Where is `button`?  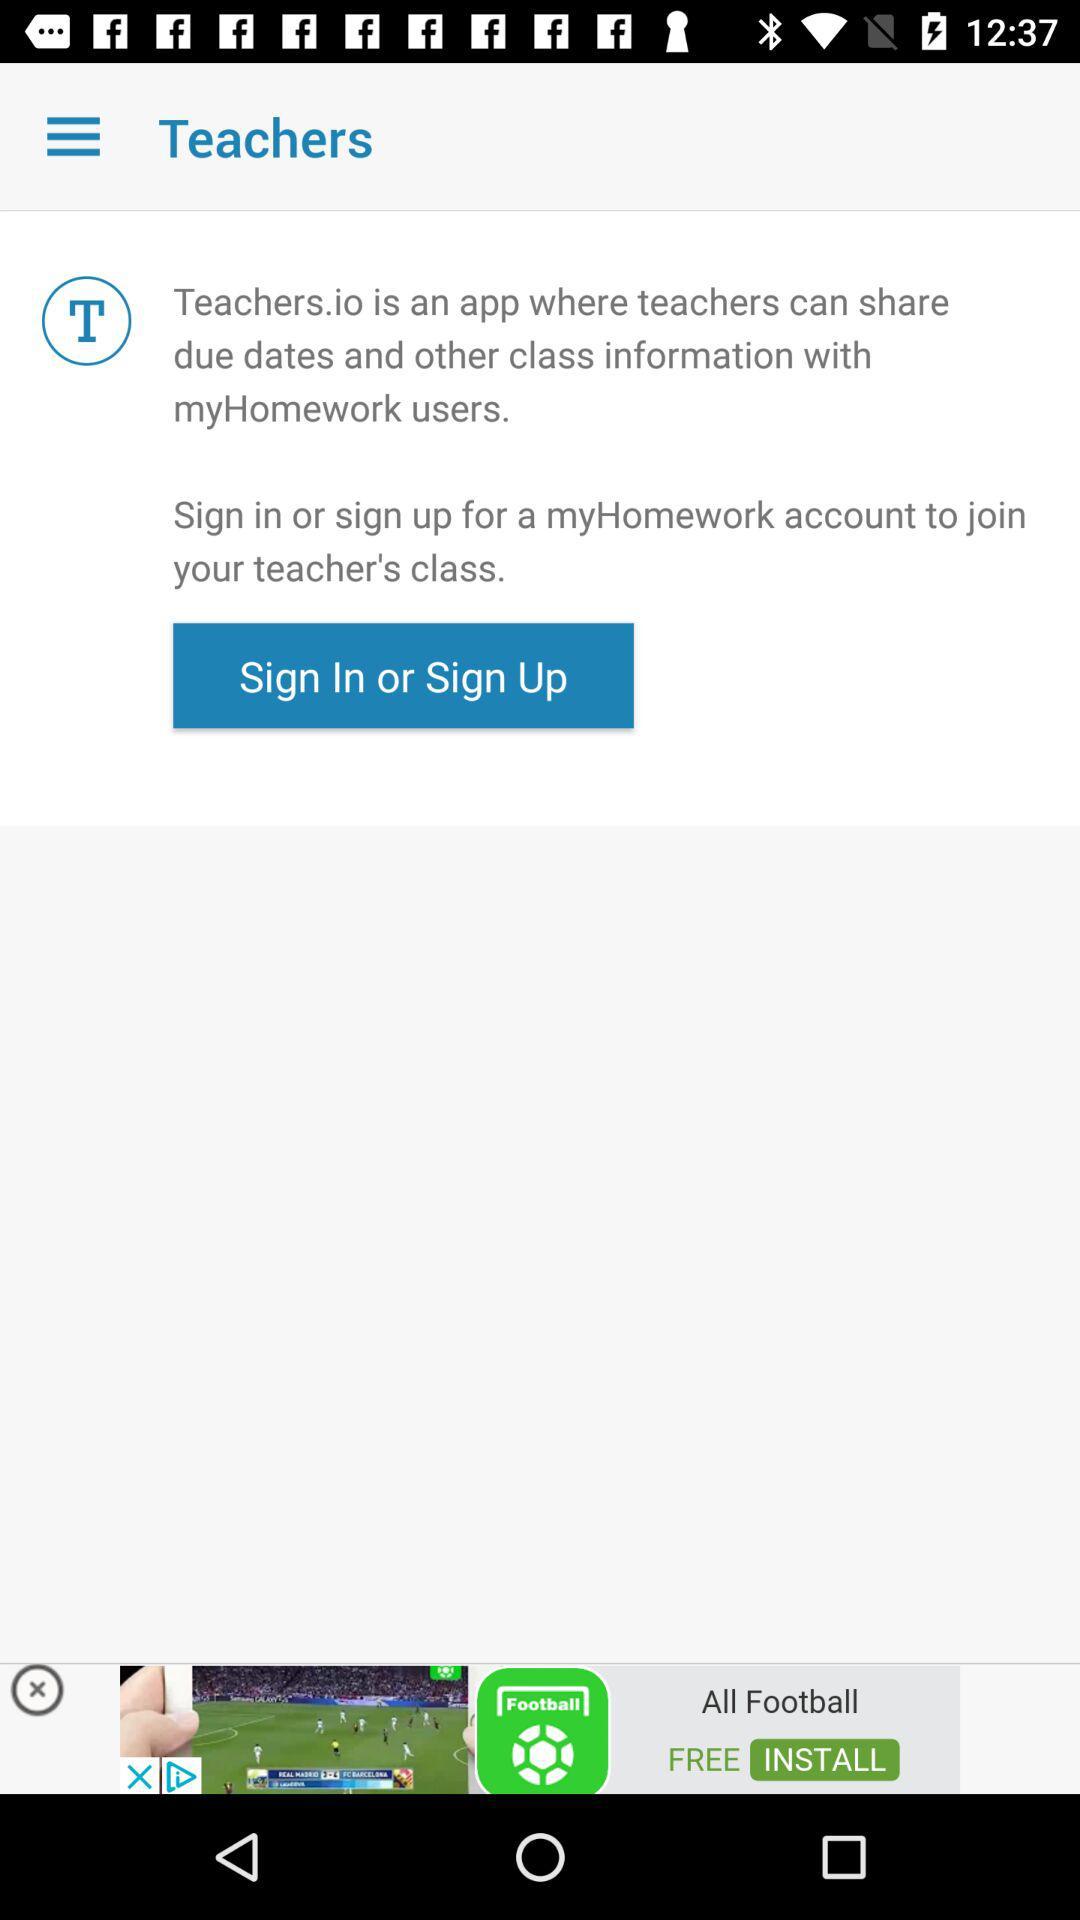 button is located at coordinates (540, 1727).